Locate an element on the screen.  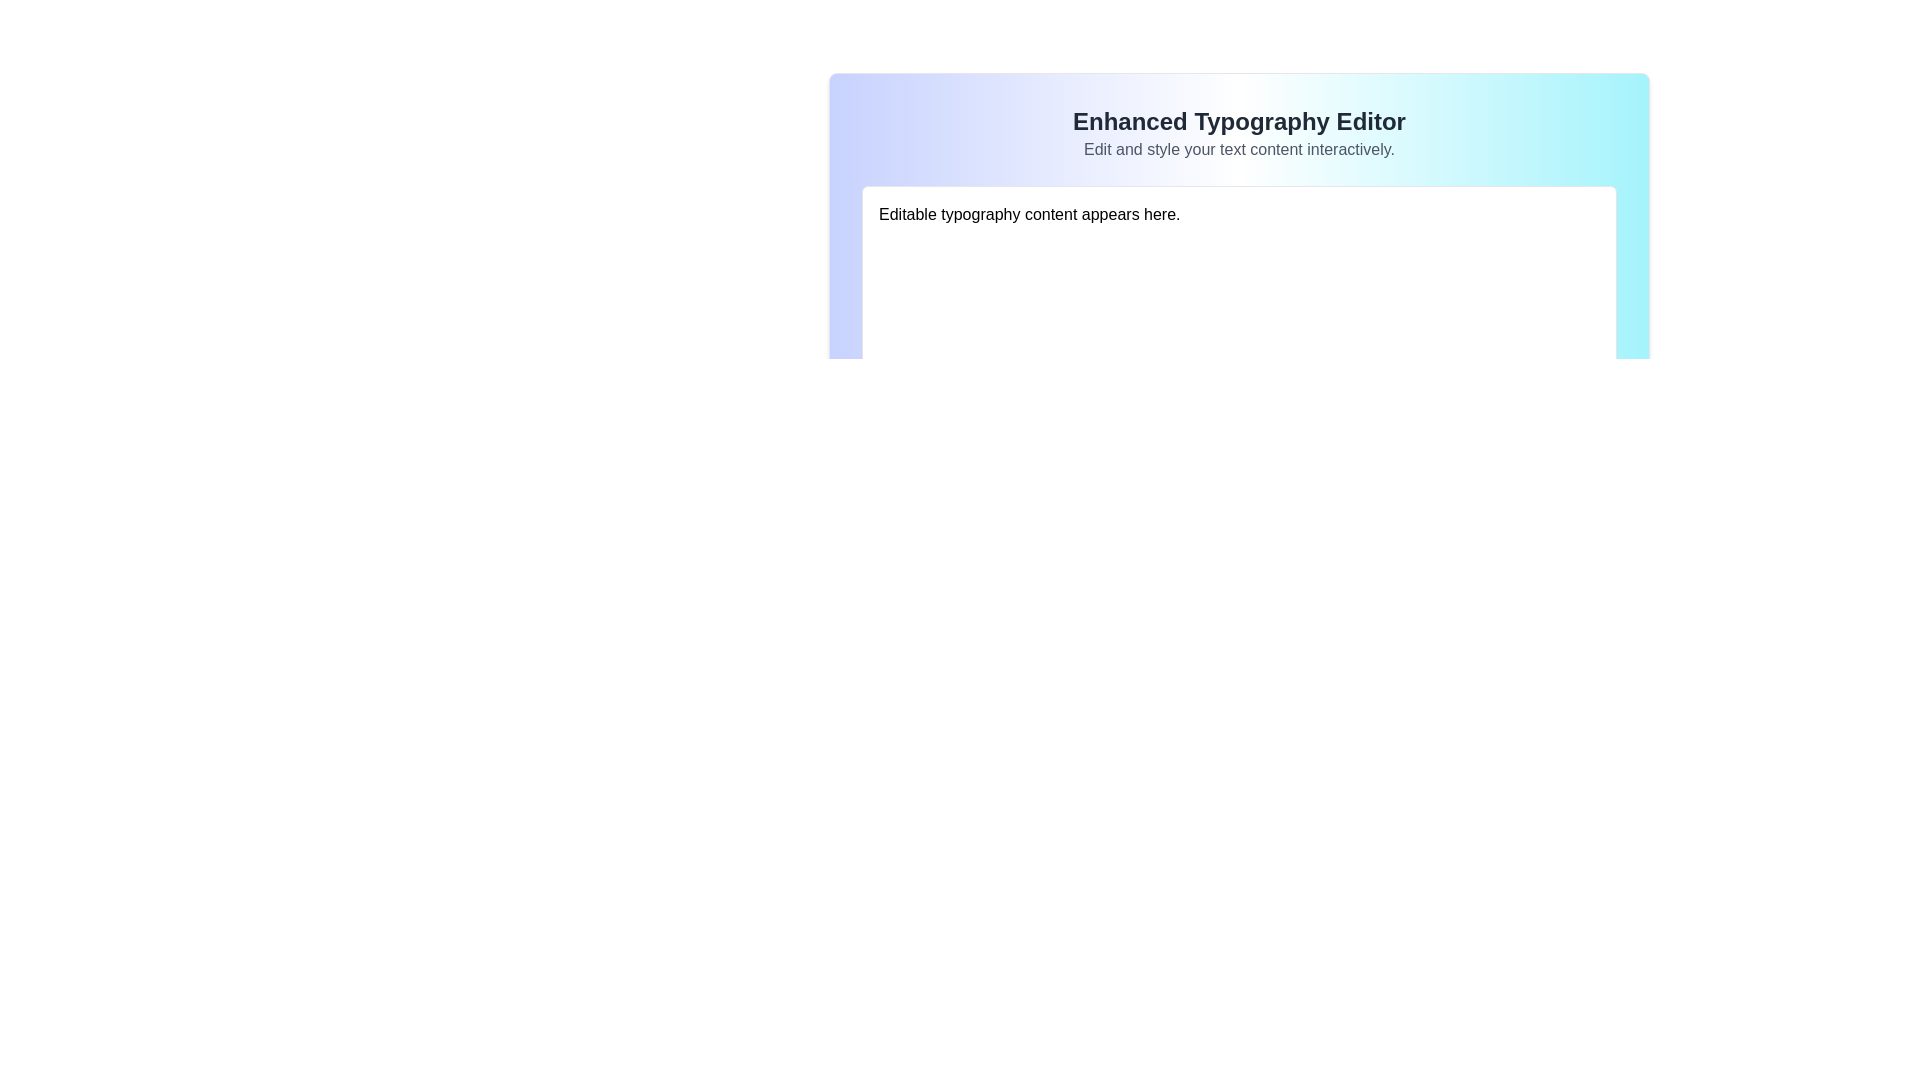
the subtitle text that reads 'Edit and style your text content interactively.' which is located directly below the title 'Enhanced Typography Editor' is located at coordinates (1238, 149).